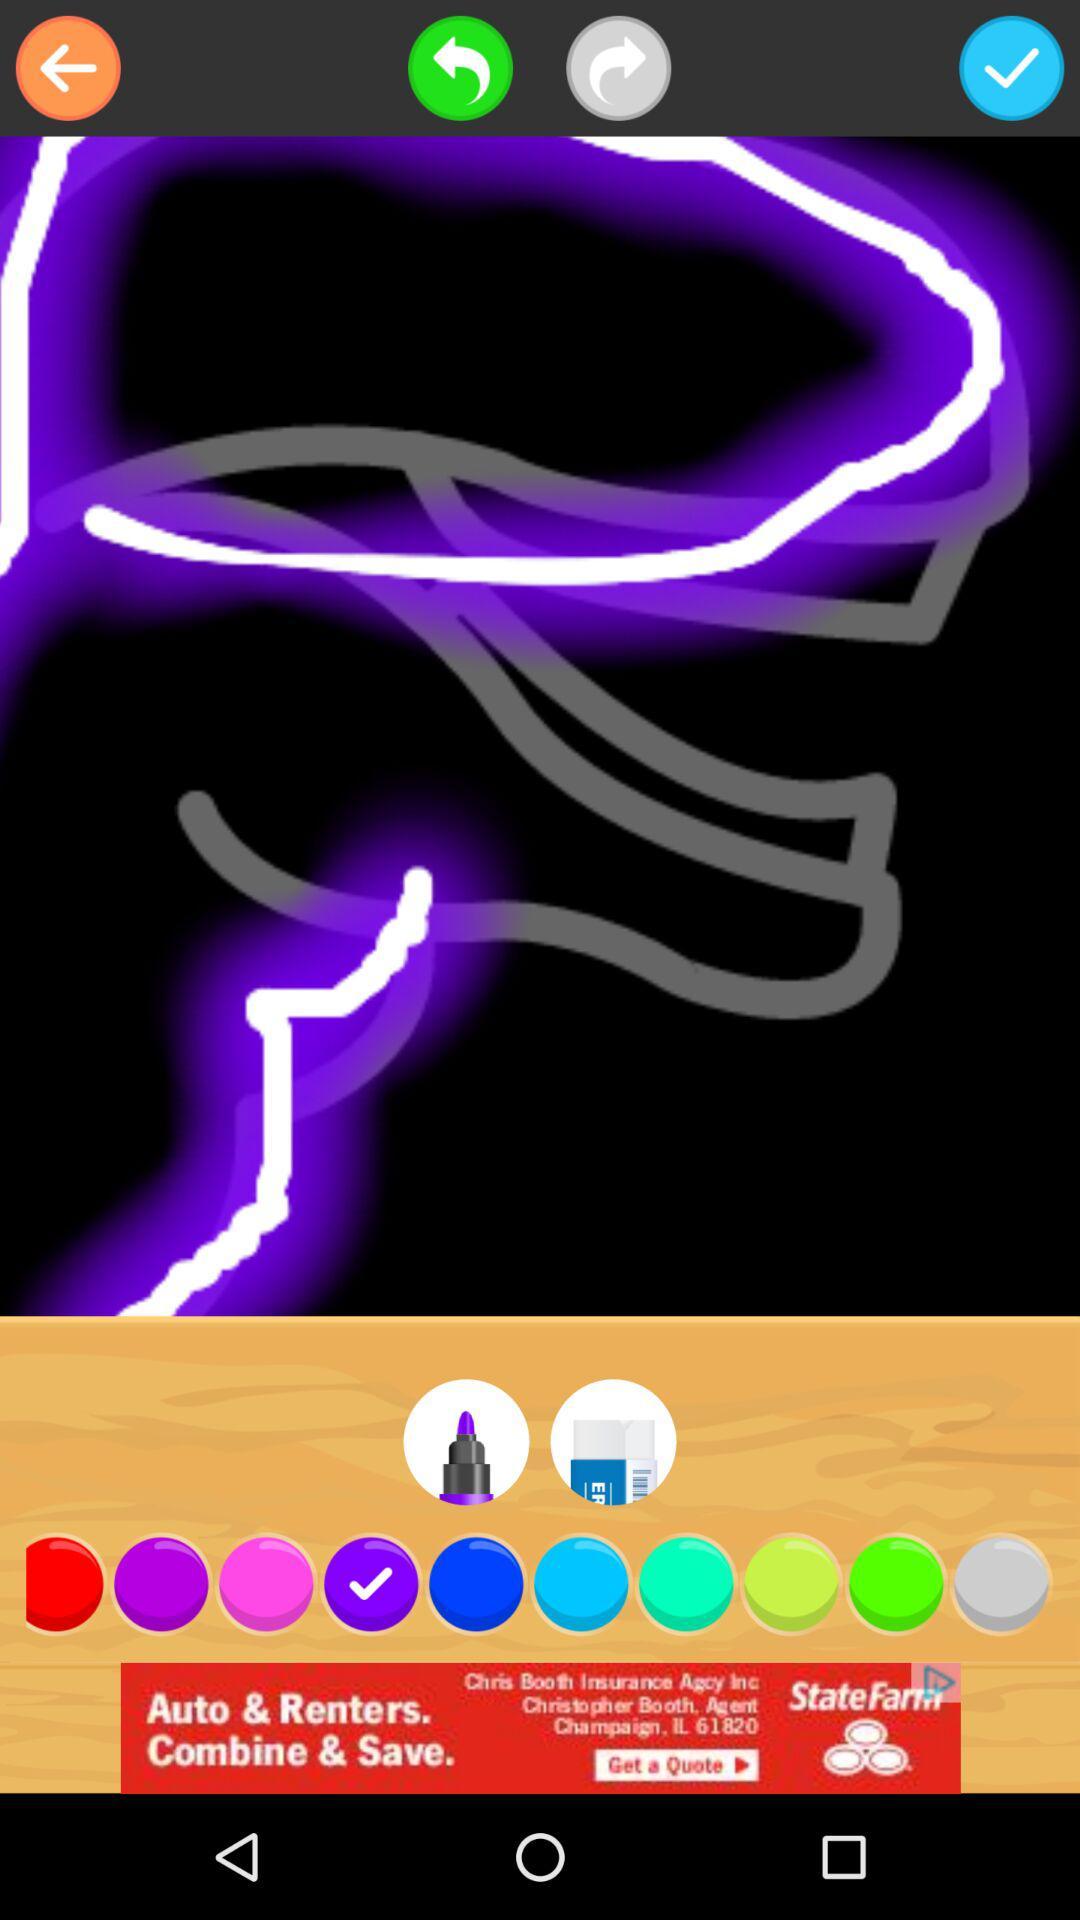  Describe the element at coordinates (617, 68) in the screenshot. I see `go forward` at that location.